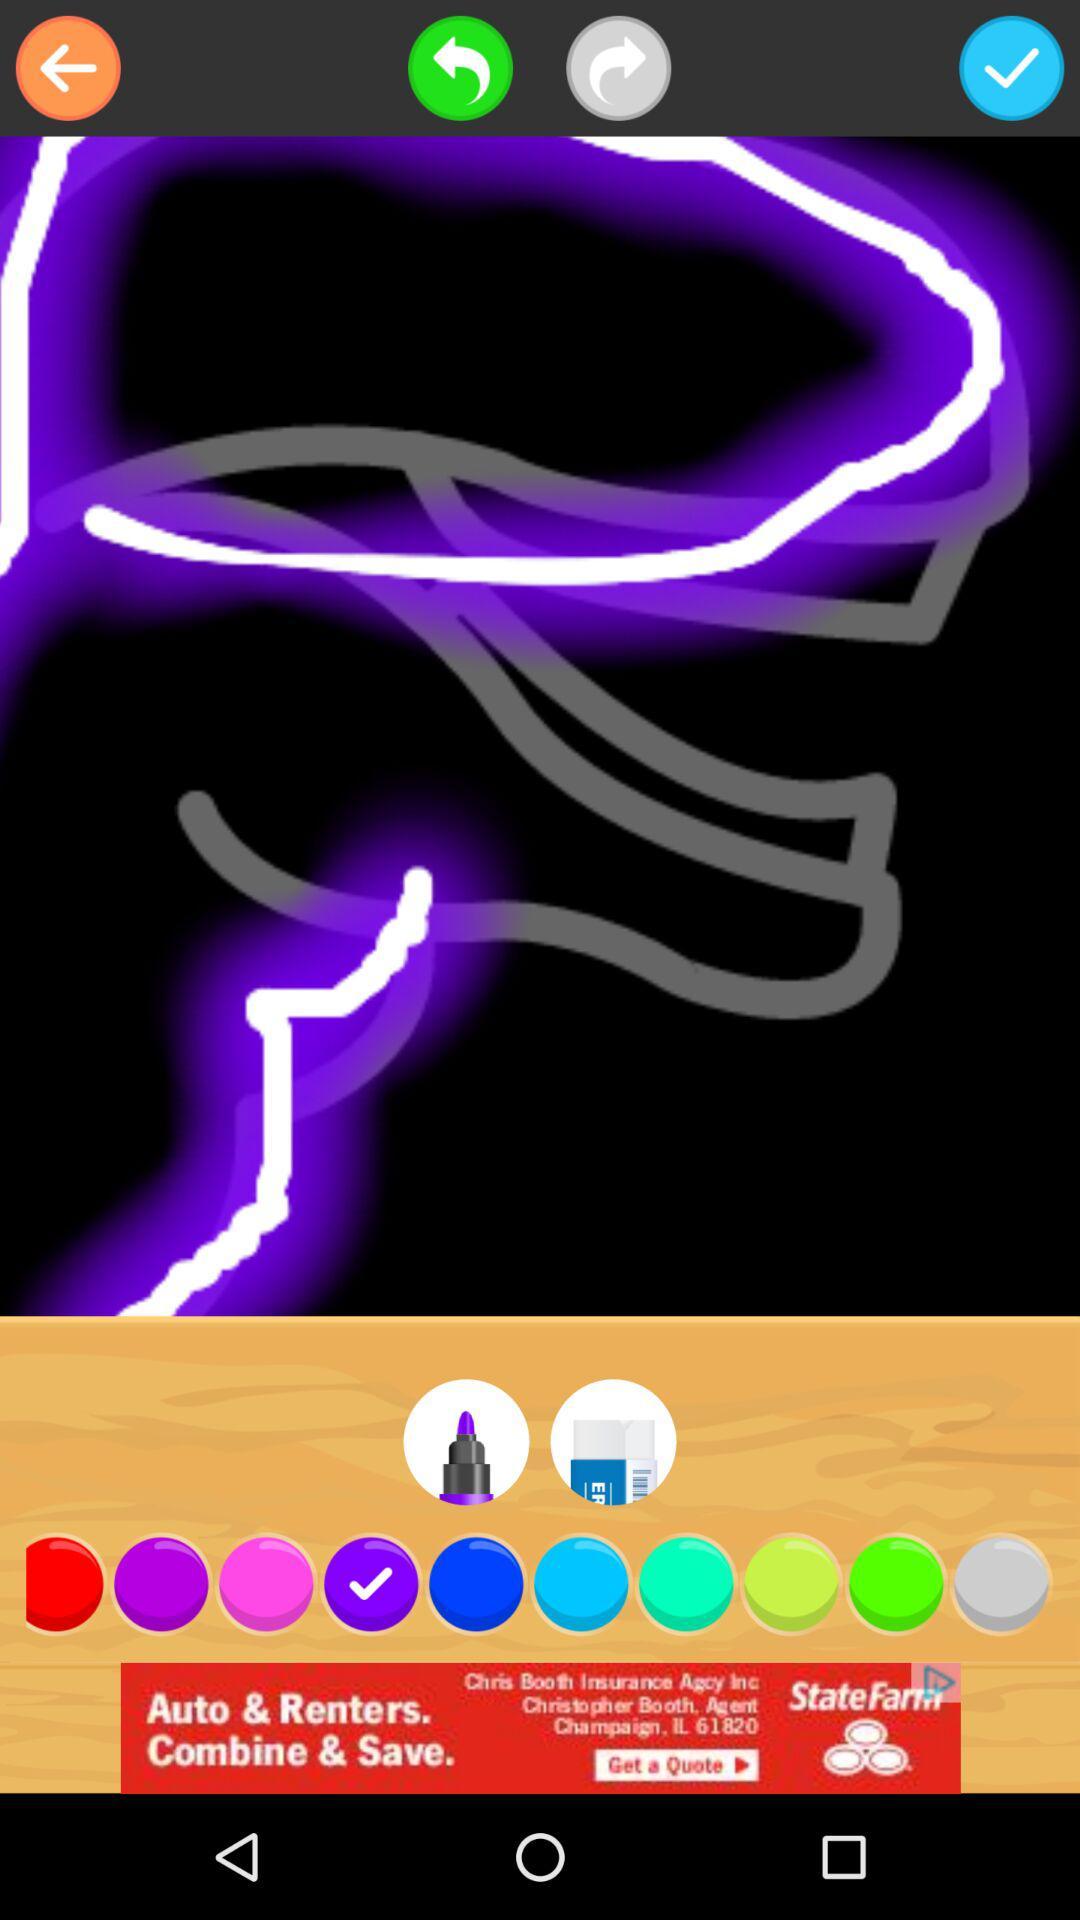  Describe the element at coordinates (617, 68) in the screenshot. I see `go forward` at that location.